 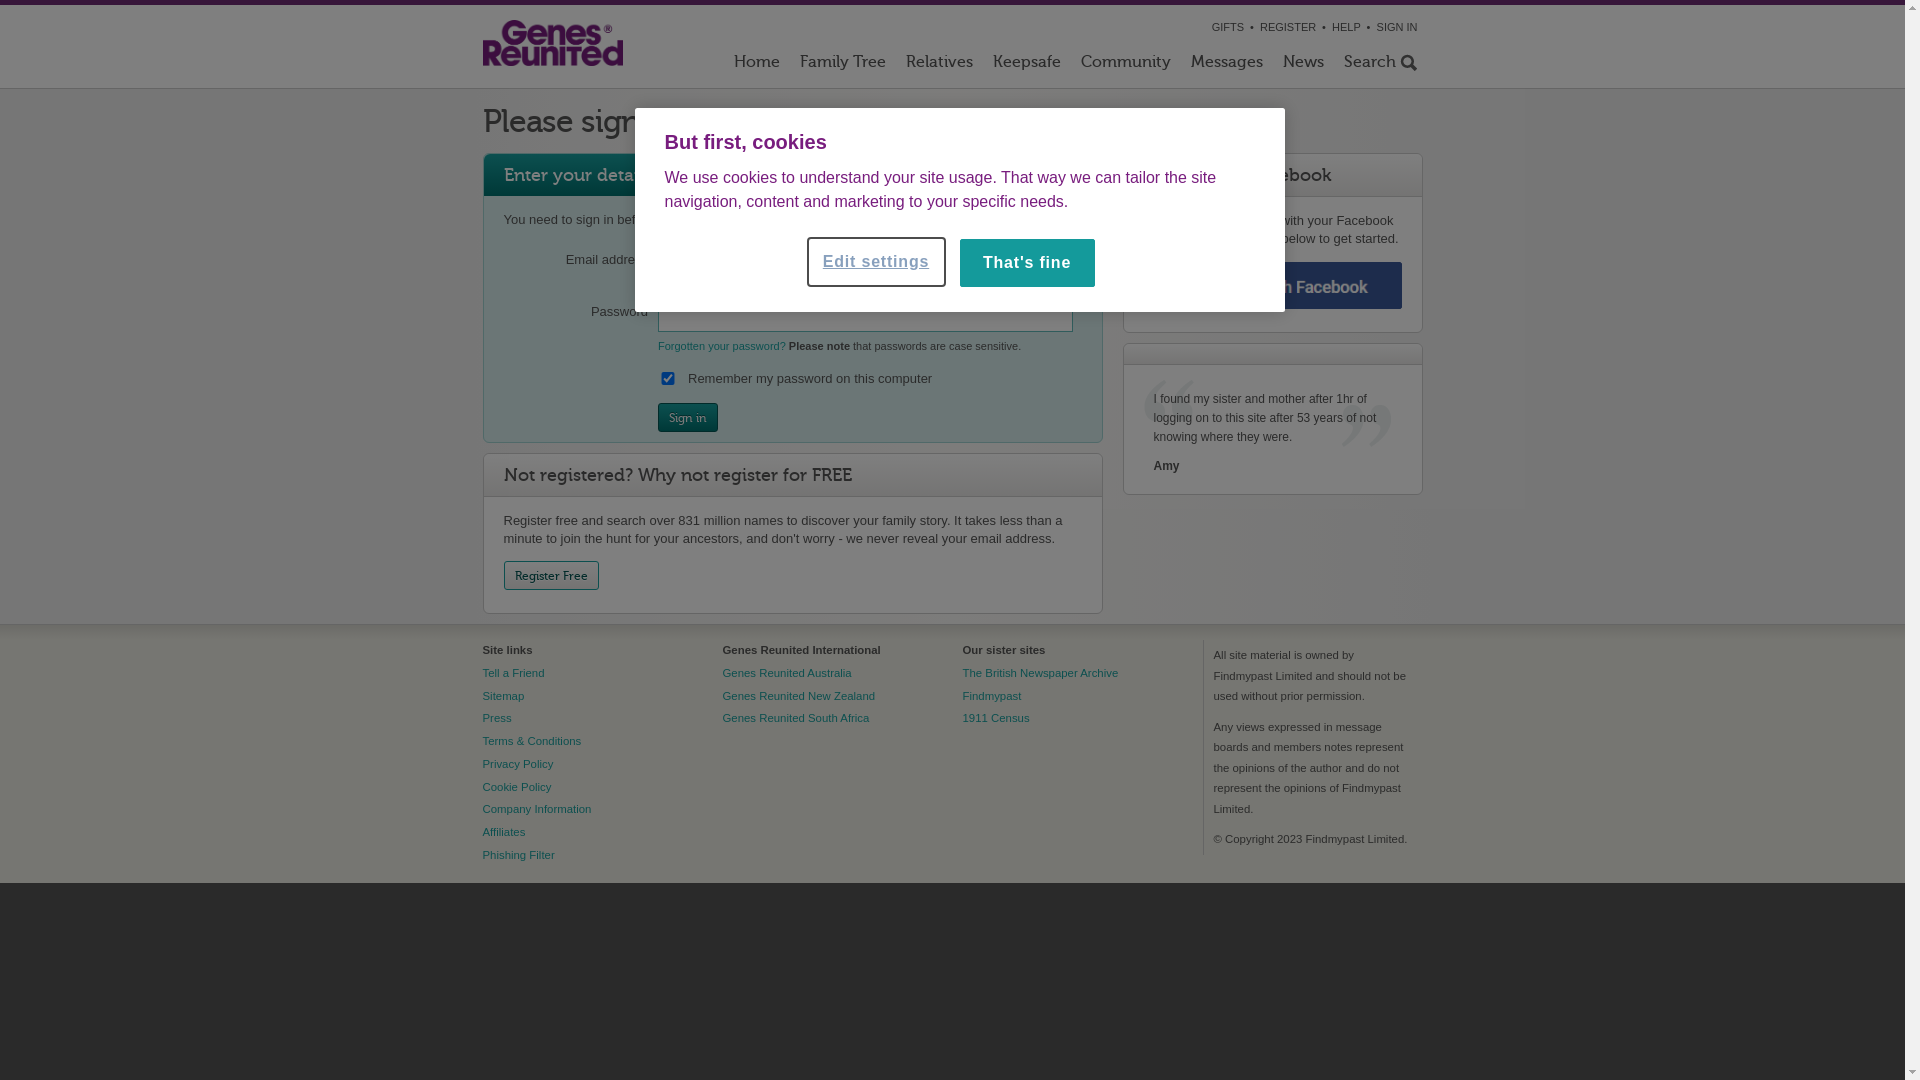 I want to click on 'Privacy Policy', so click(x=517, y=763).